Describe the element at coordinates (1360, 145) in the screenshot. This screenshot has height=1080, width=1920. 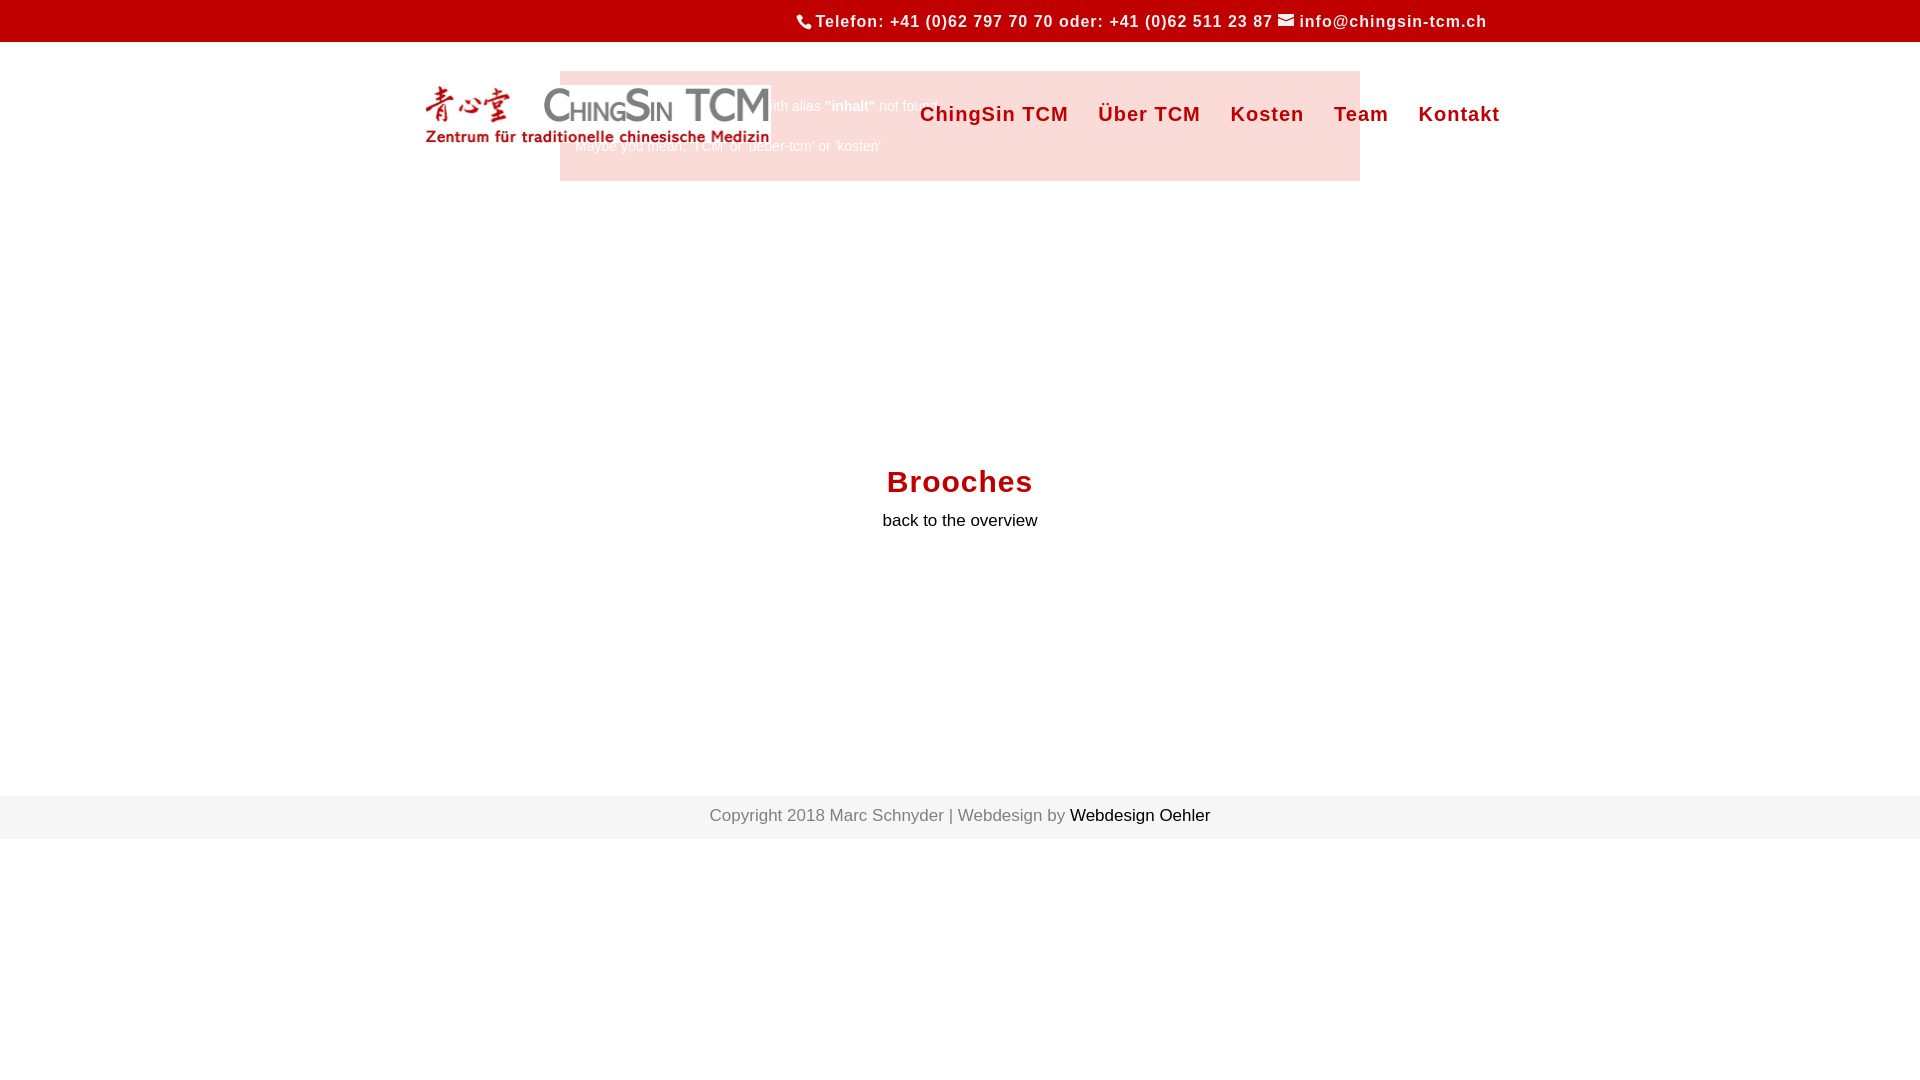
I see `'Team'` at that location.